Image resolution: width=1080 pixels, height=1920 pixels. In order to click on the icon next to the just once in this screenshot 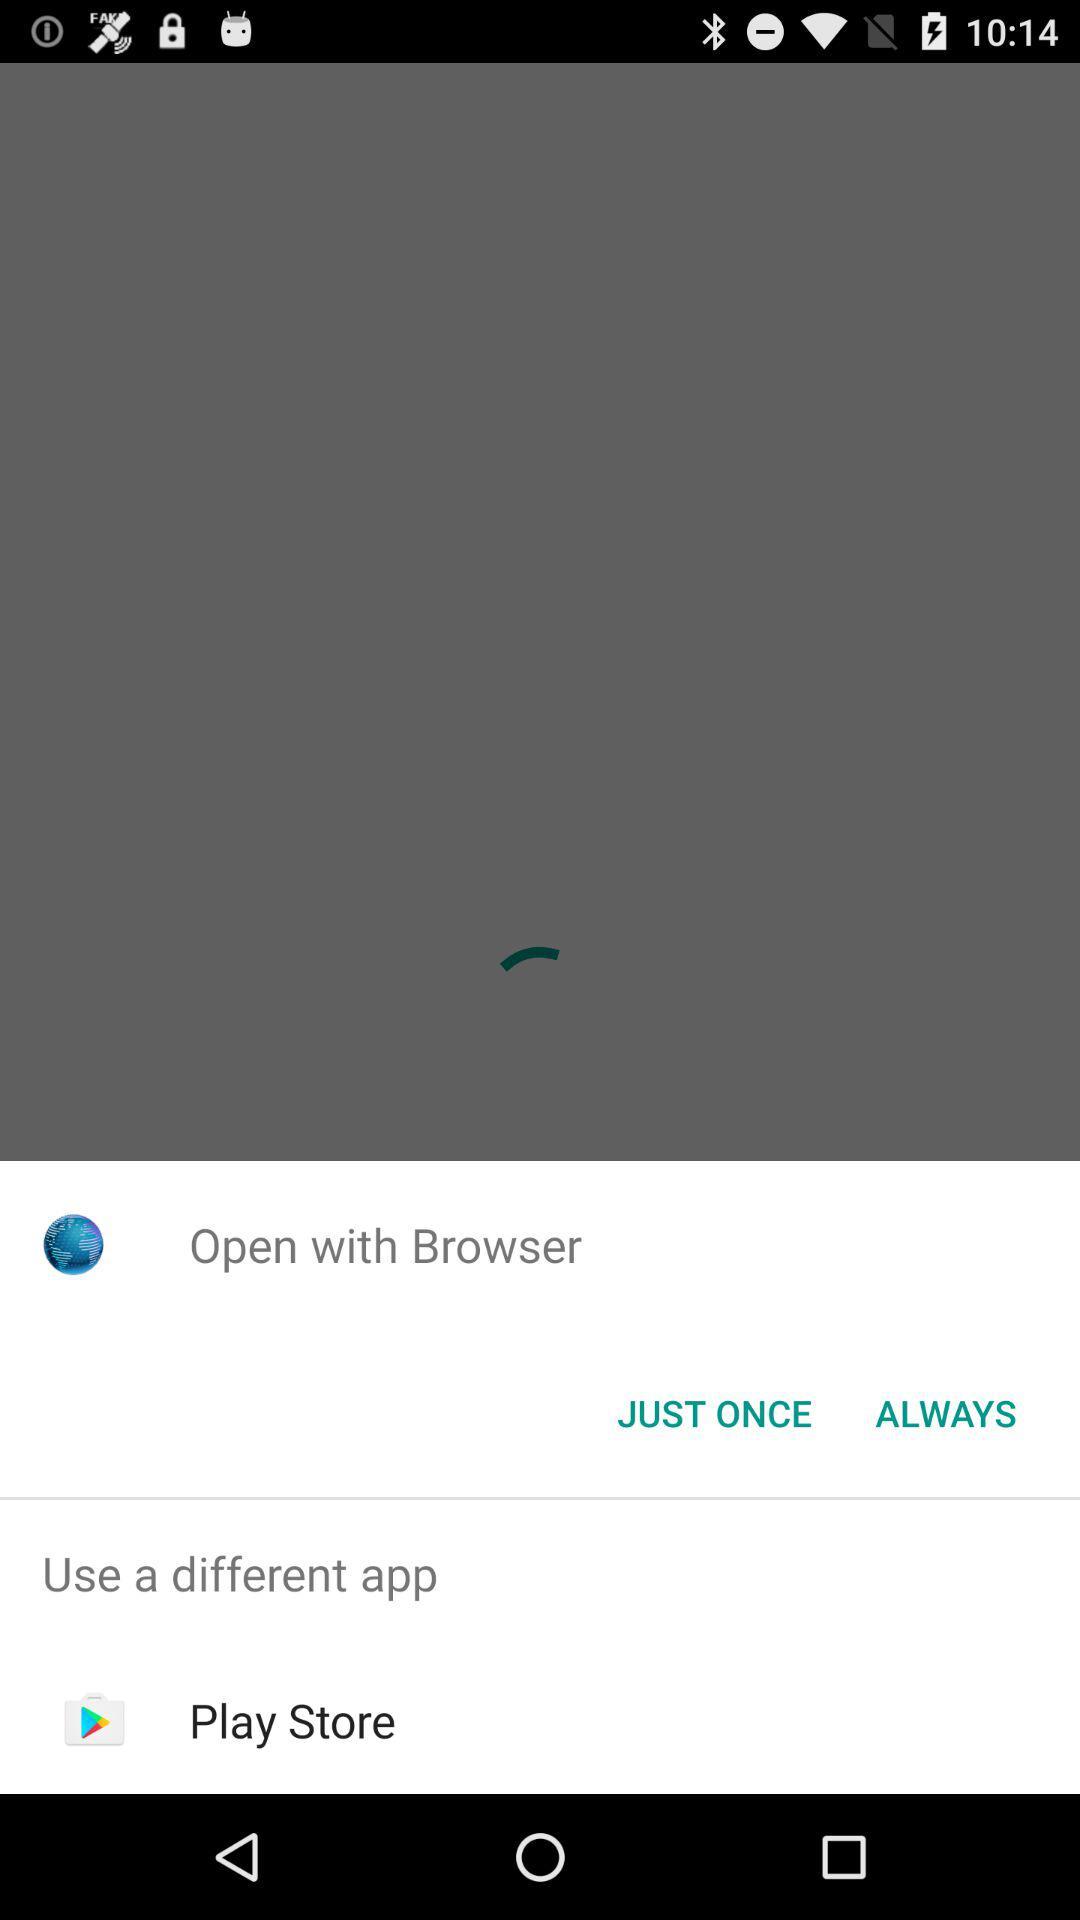, I will do `click(945, 1411)`.